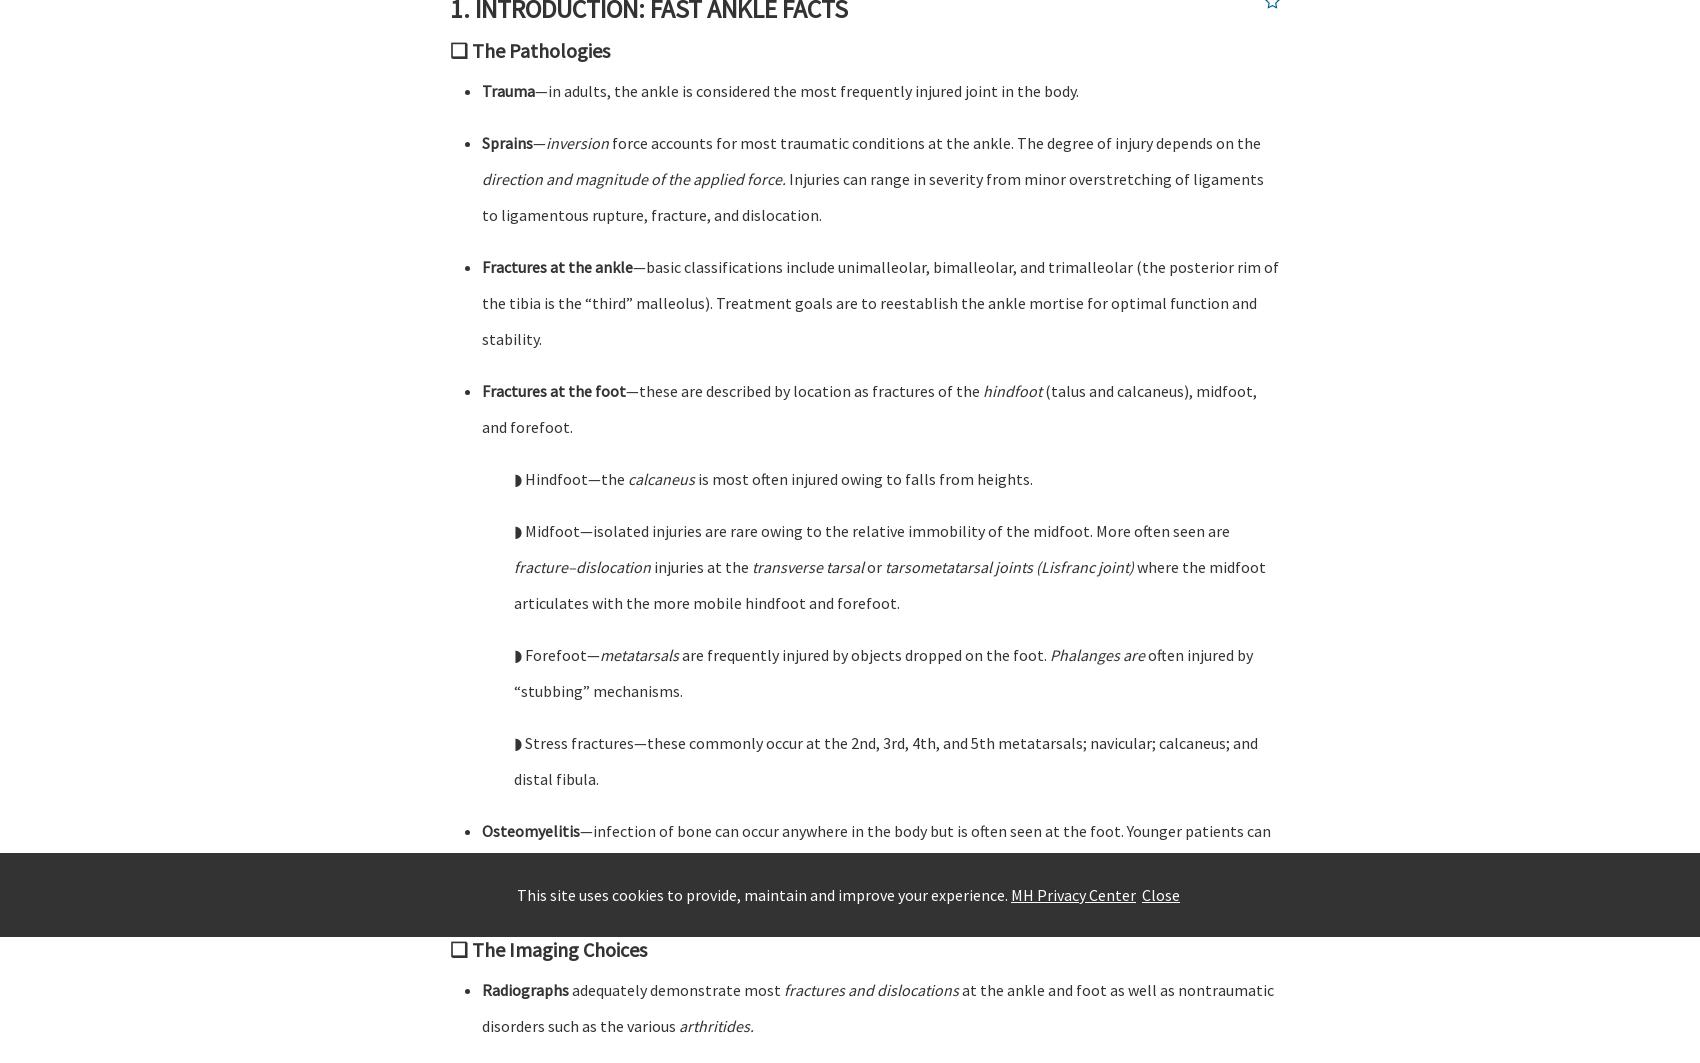 The width and height of the screenshot is (1700, 1063). What do you see at coordinates (676, 988) in the screenshot?
I see `'adequately demonstrate most'` at bounding box center [676, 988].